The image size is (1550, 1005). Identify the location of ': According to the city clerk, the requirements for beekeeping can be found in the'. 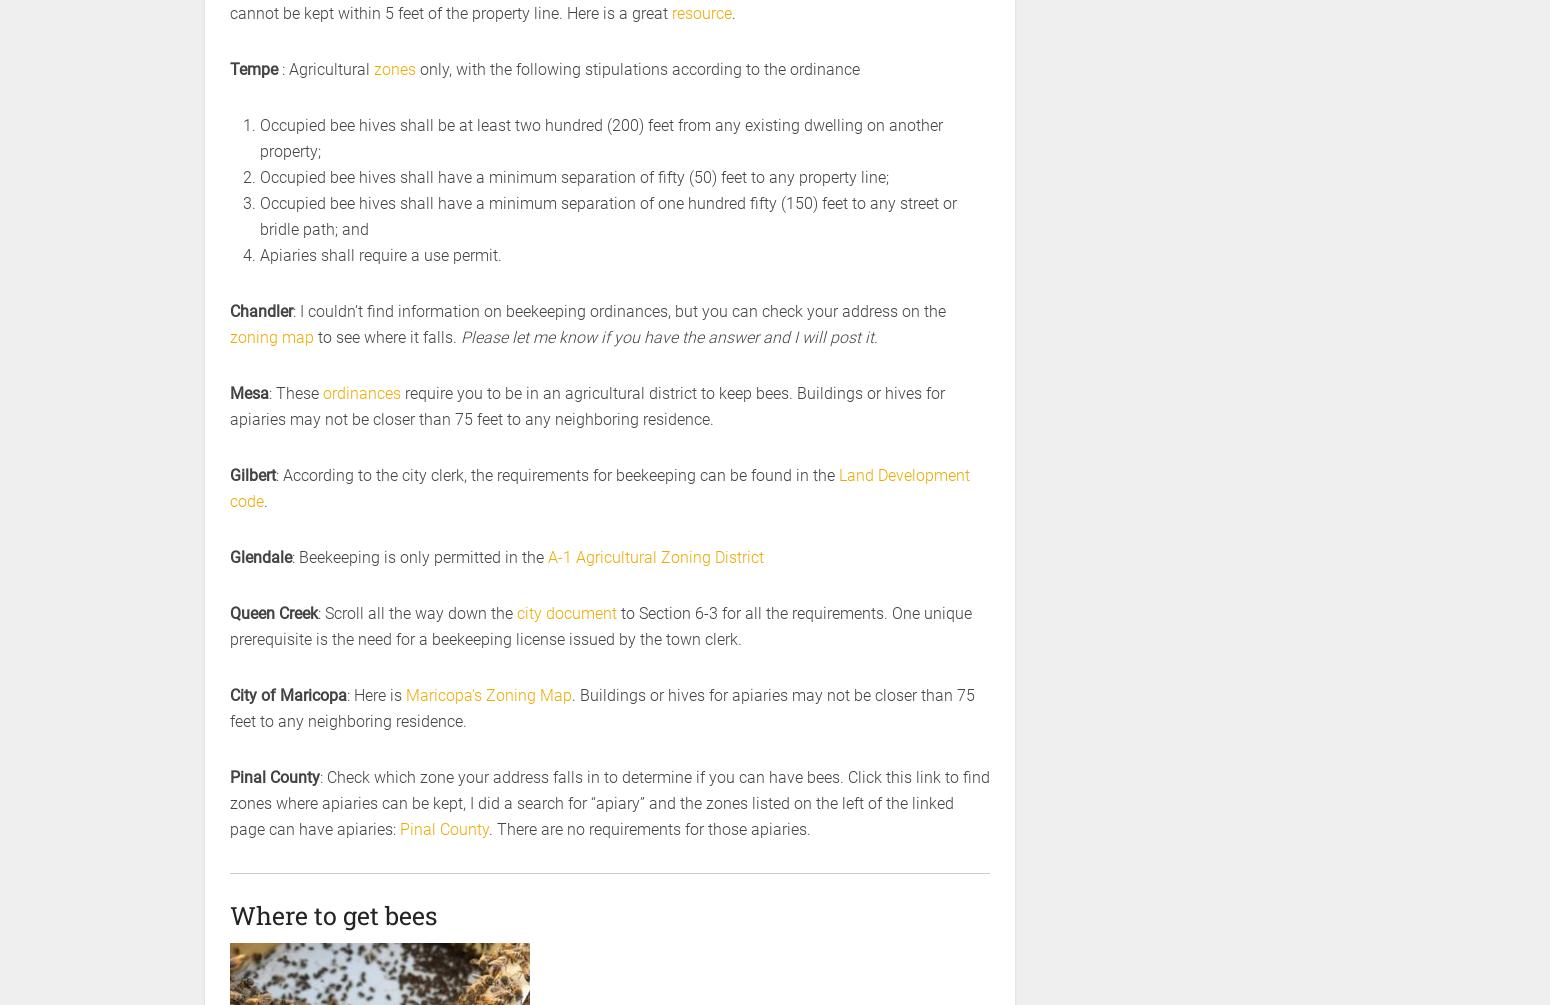
(276, 475).